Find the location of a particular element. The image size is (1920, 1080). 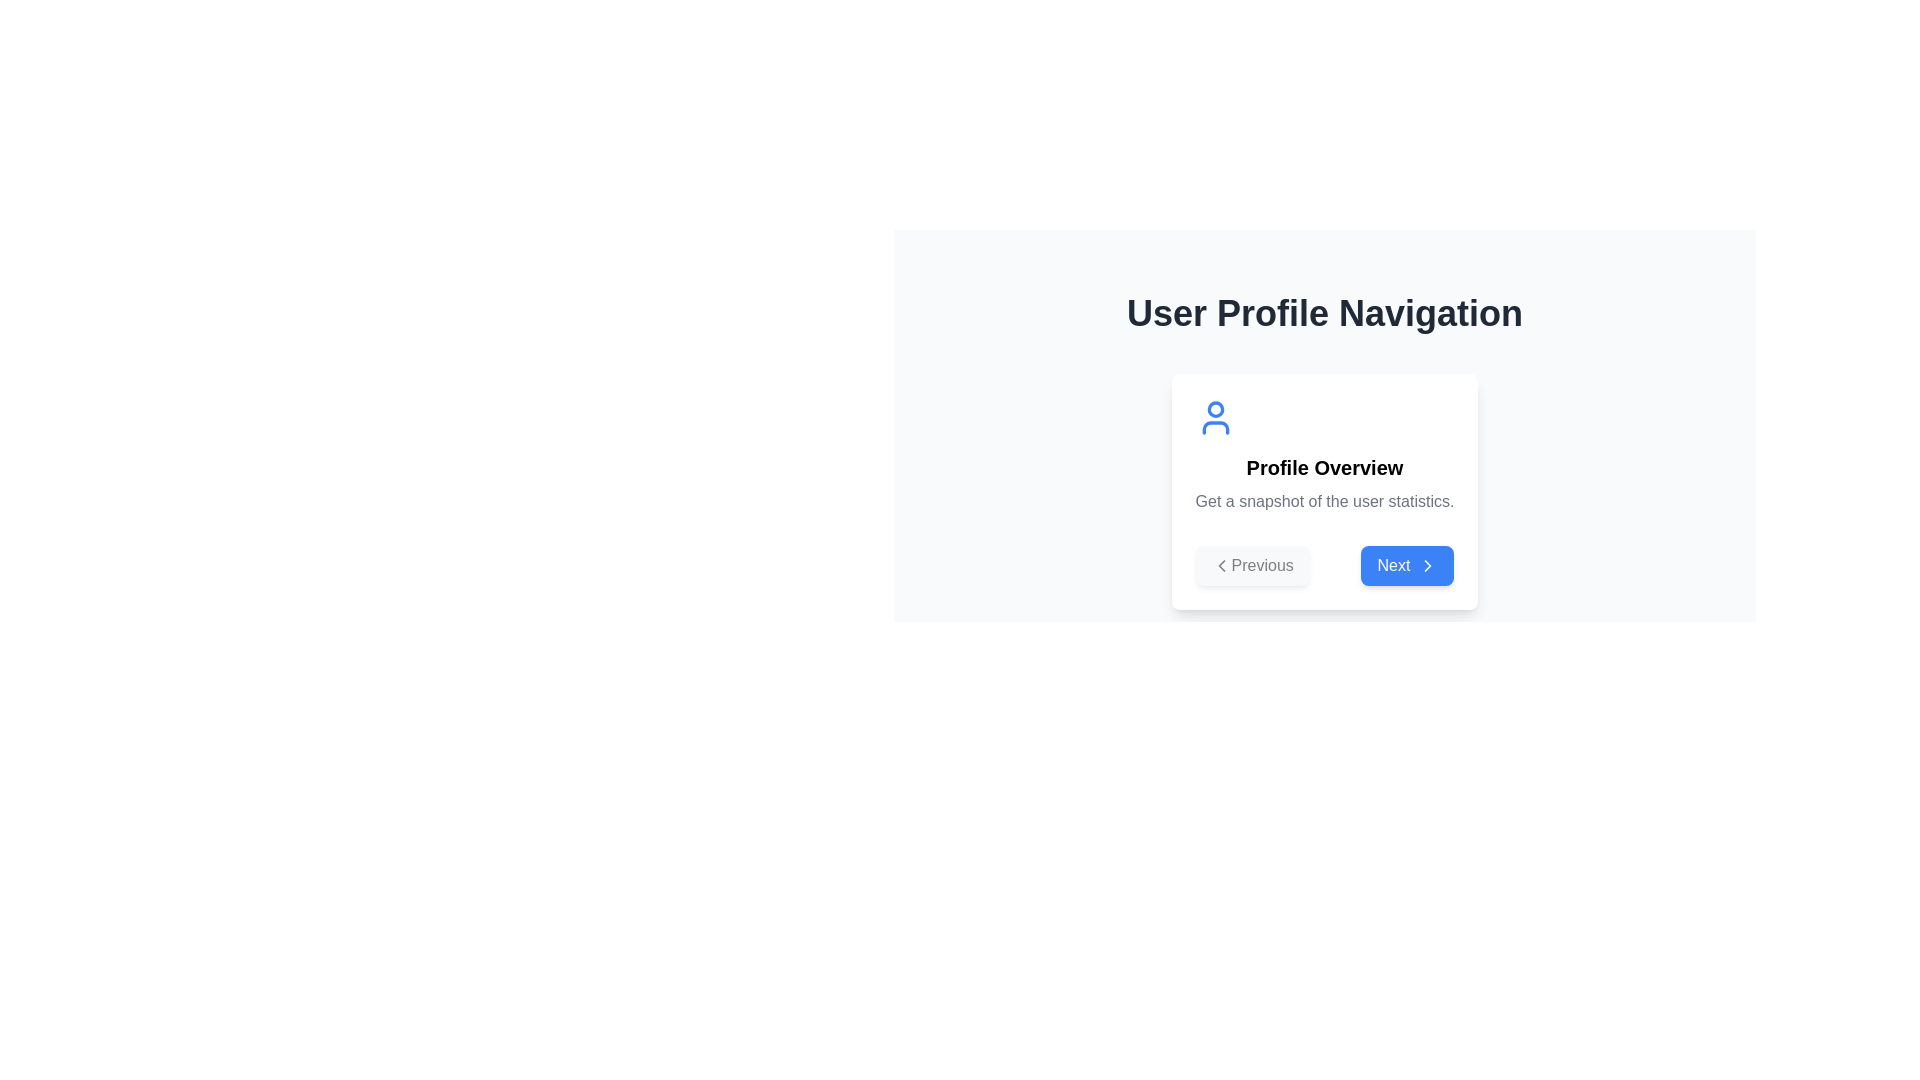

the back icon within the 'Previous' button to observe feedback indicating interactivity is located at coordinates (1220, 566).